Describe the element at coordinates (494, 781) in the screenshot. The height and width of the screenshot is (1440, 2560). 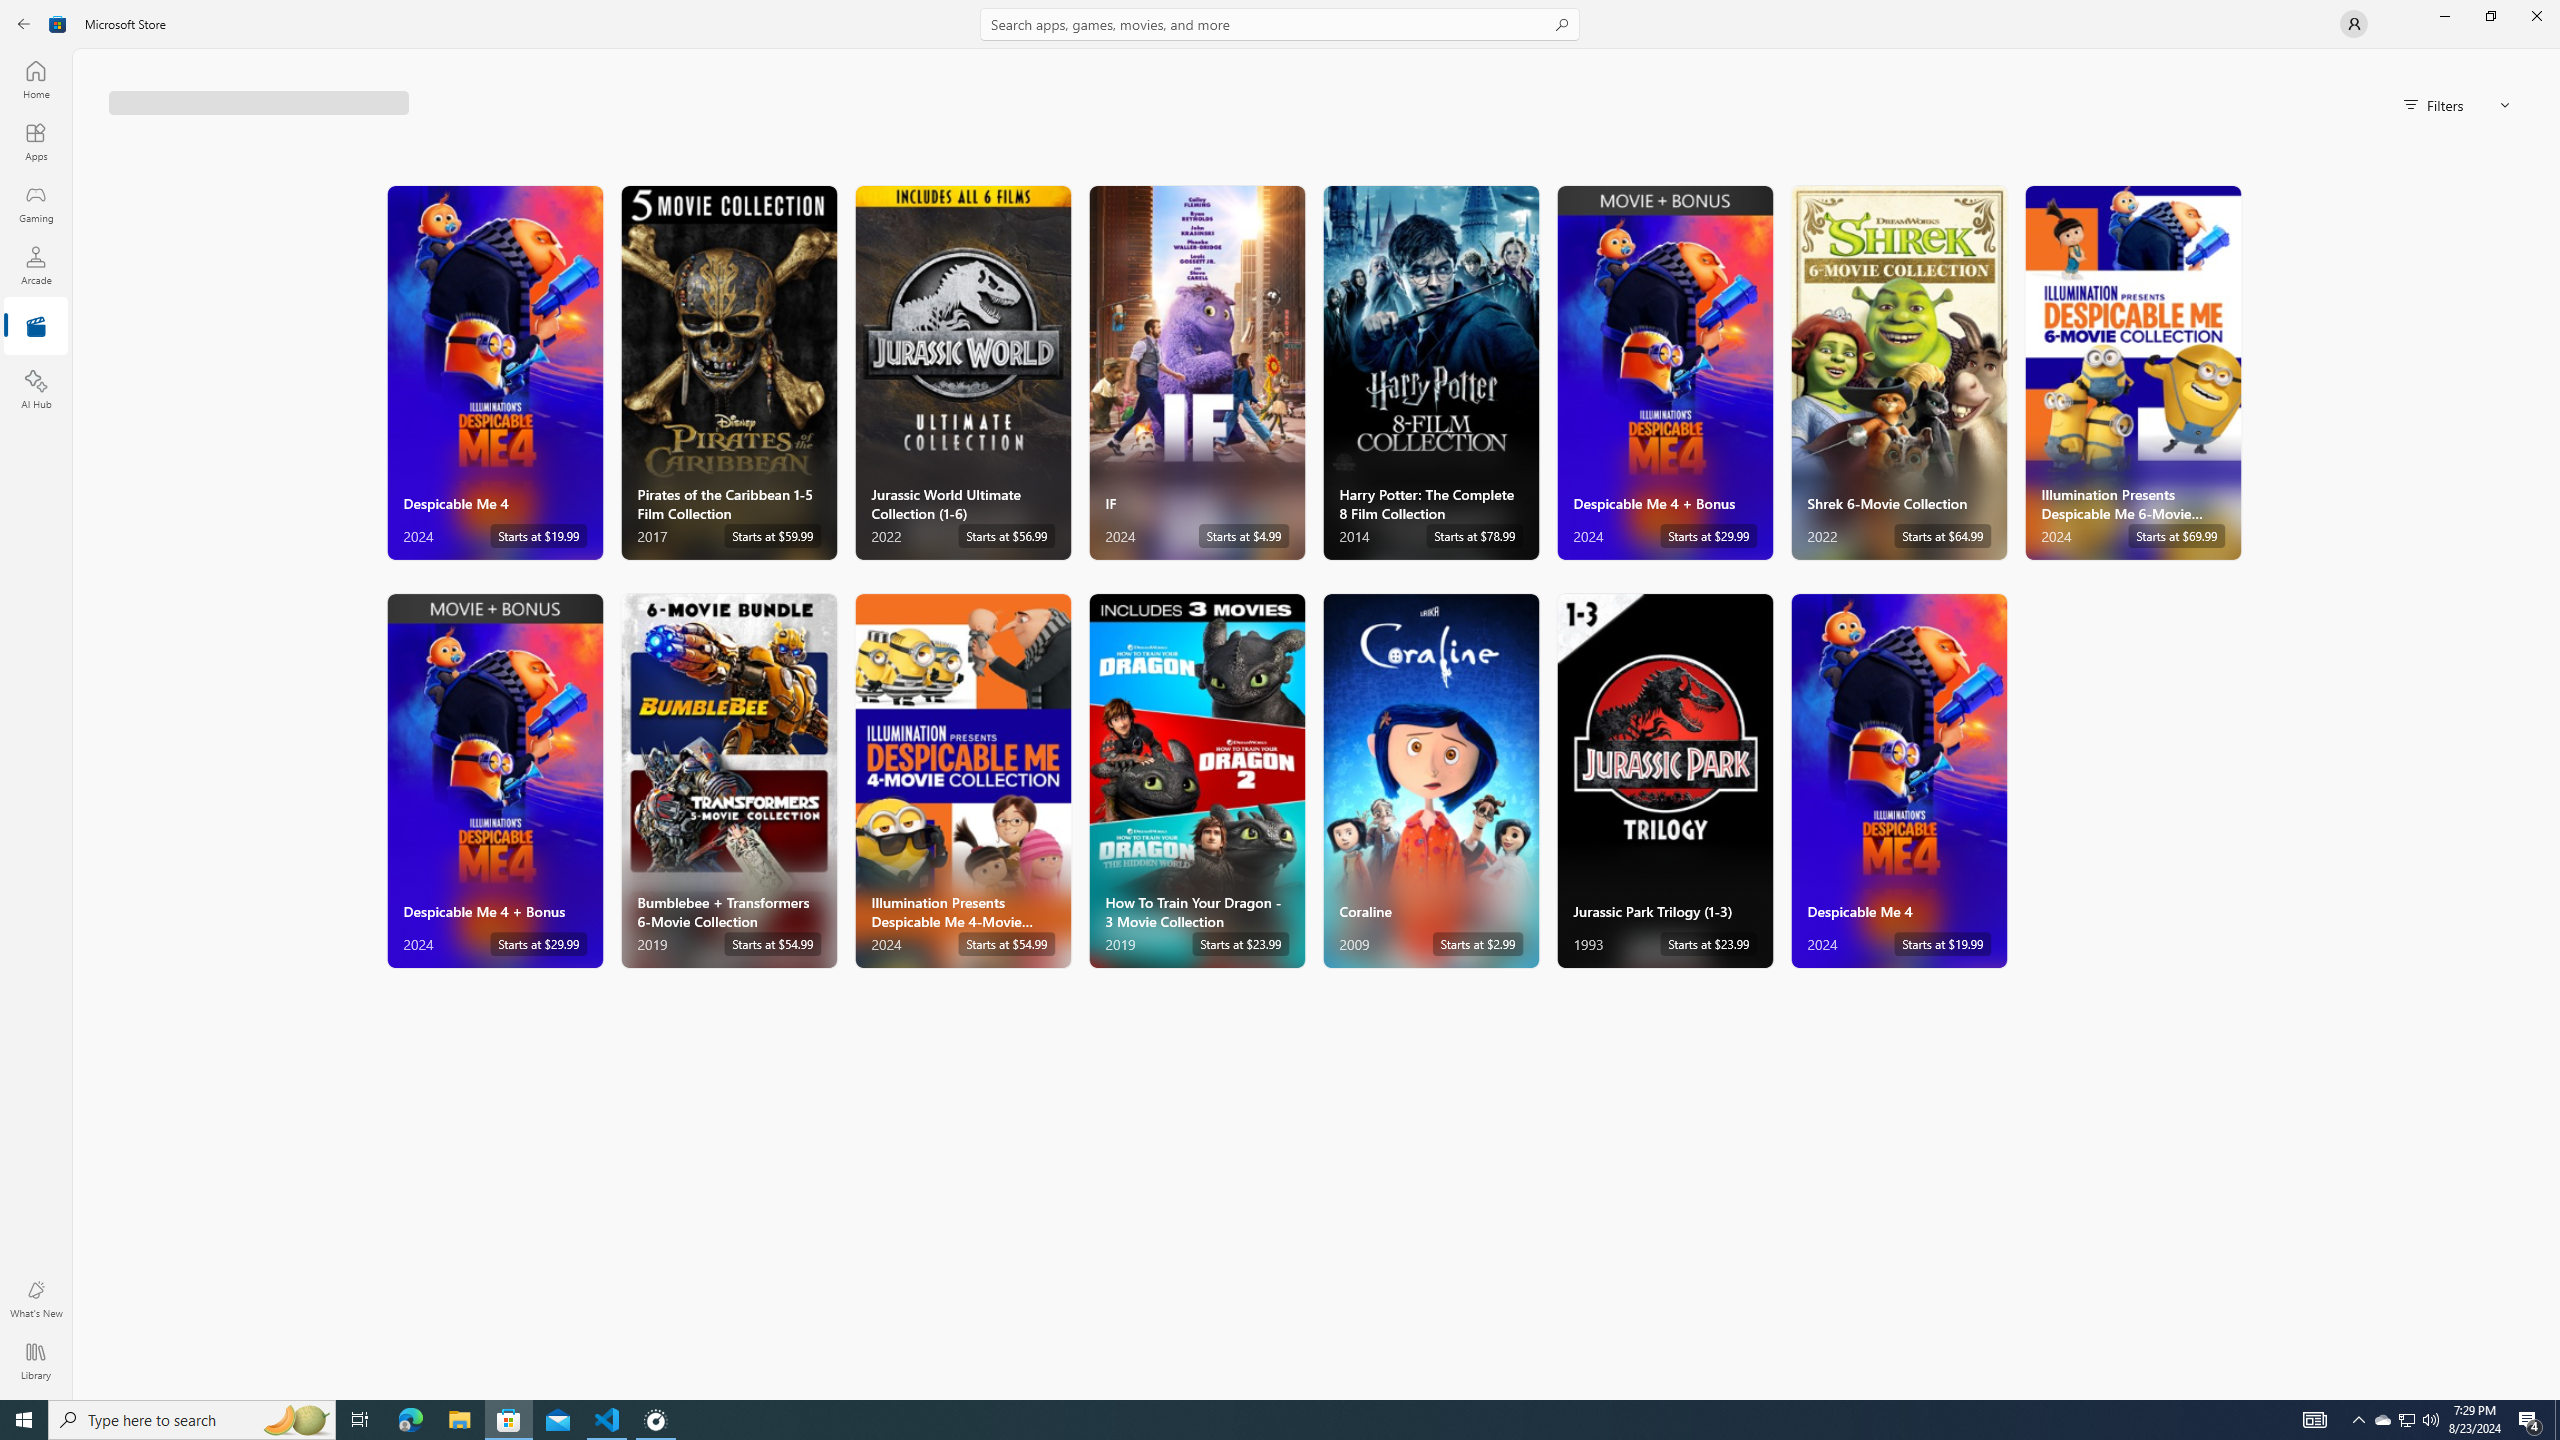
I see `'Despicable Me 4 + Bonus. Starts at $29.99  '` at that location.